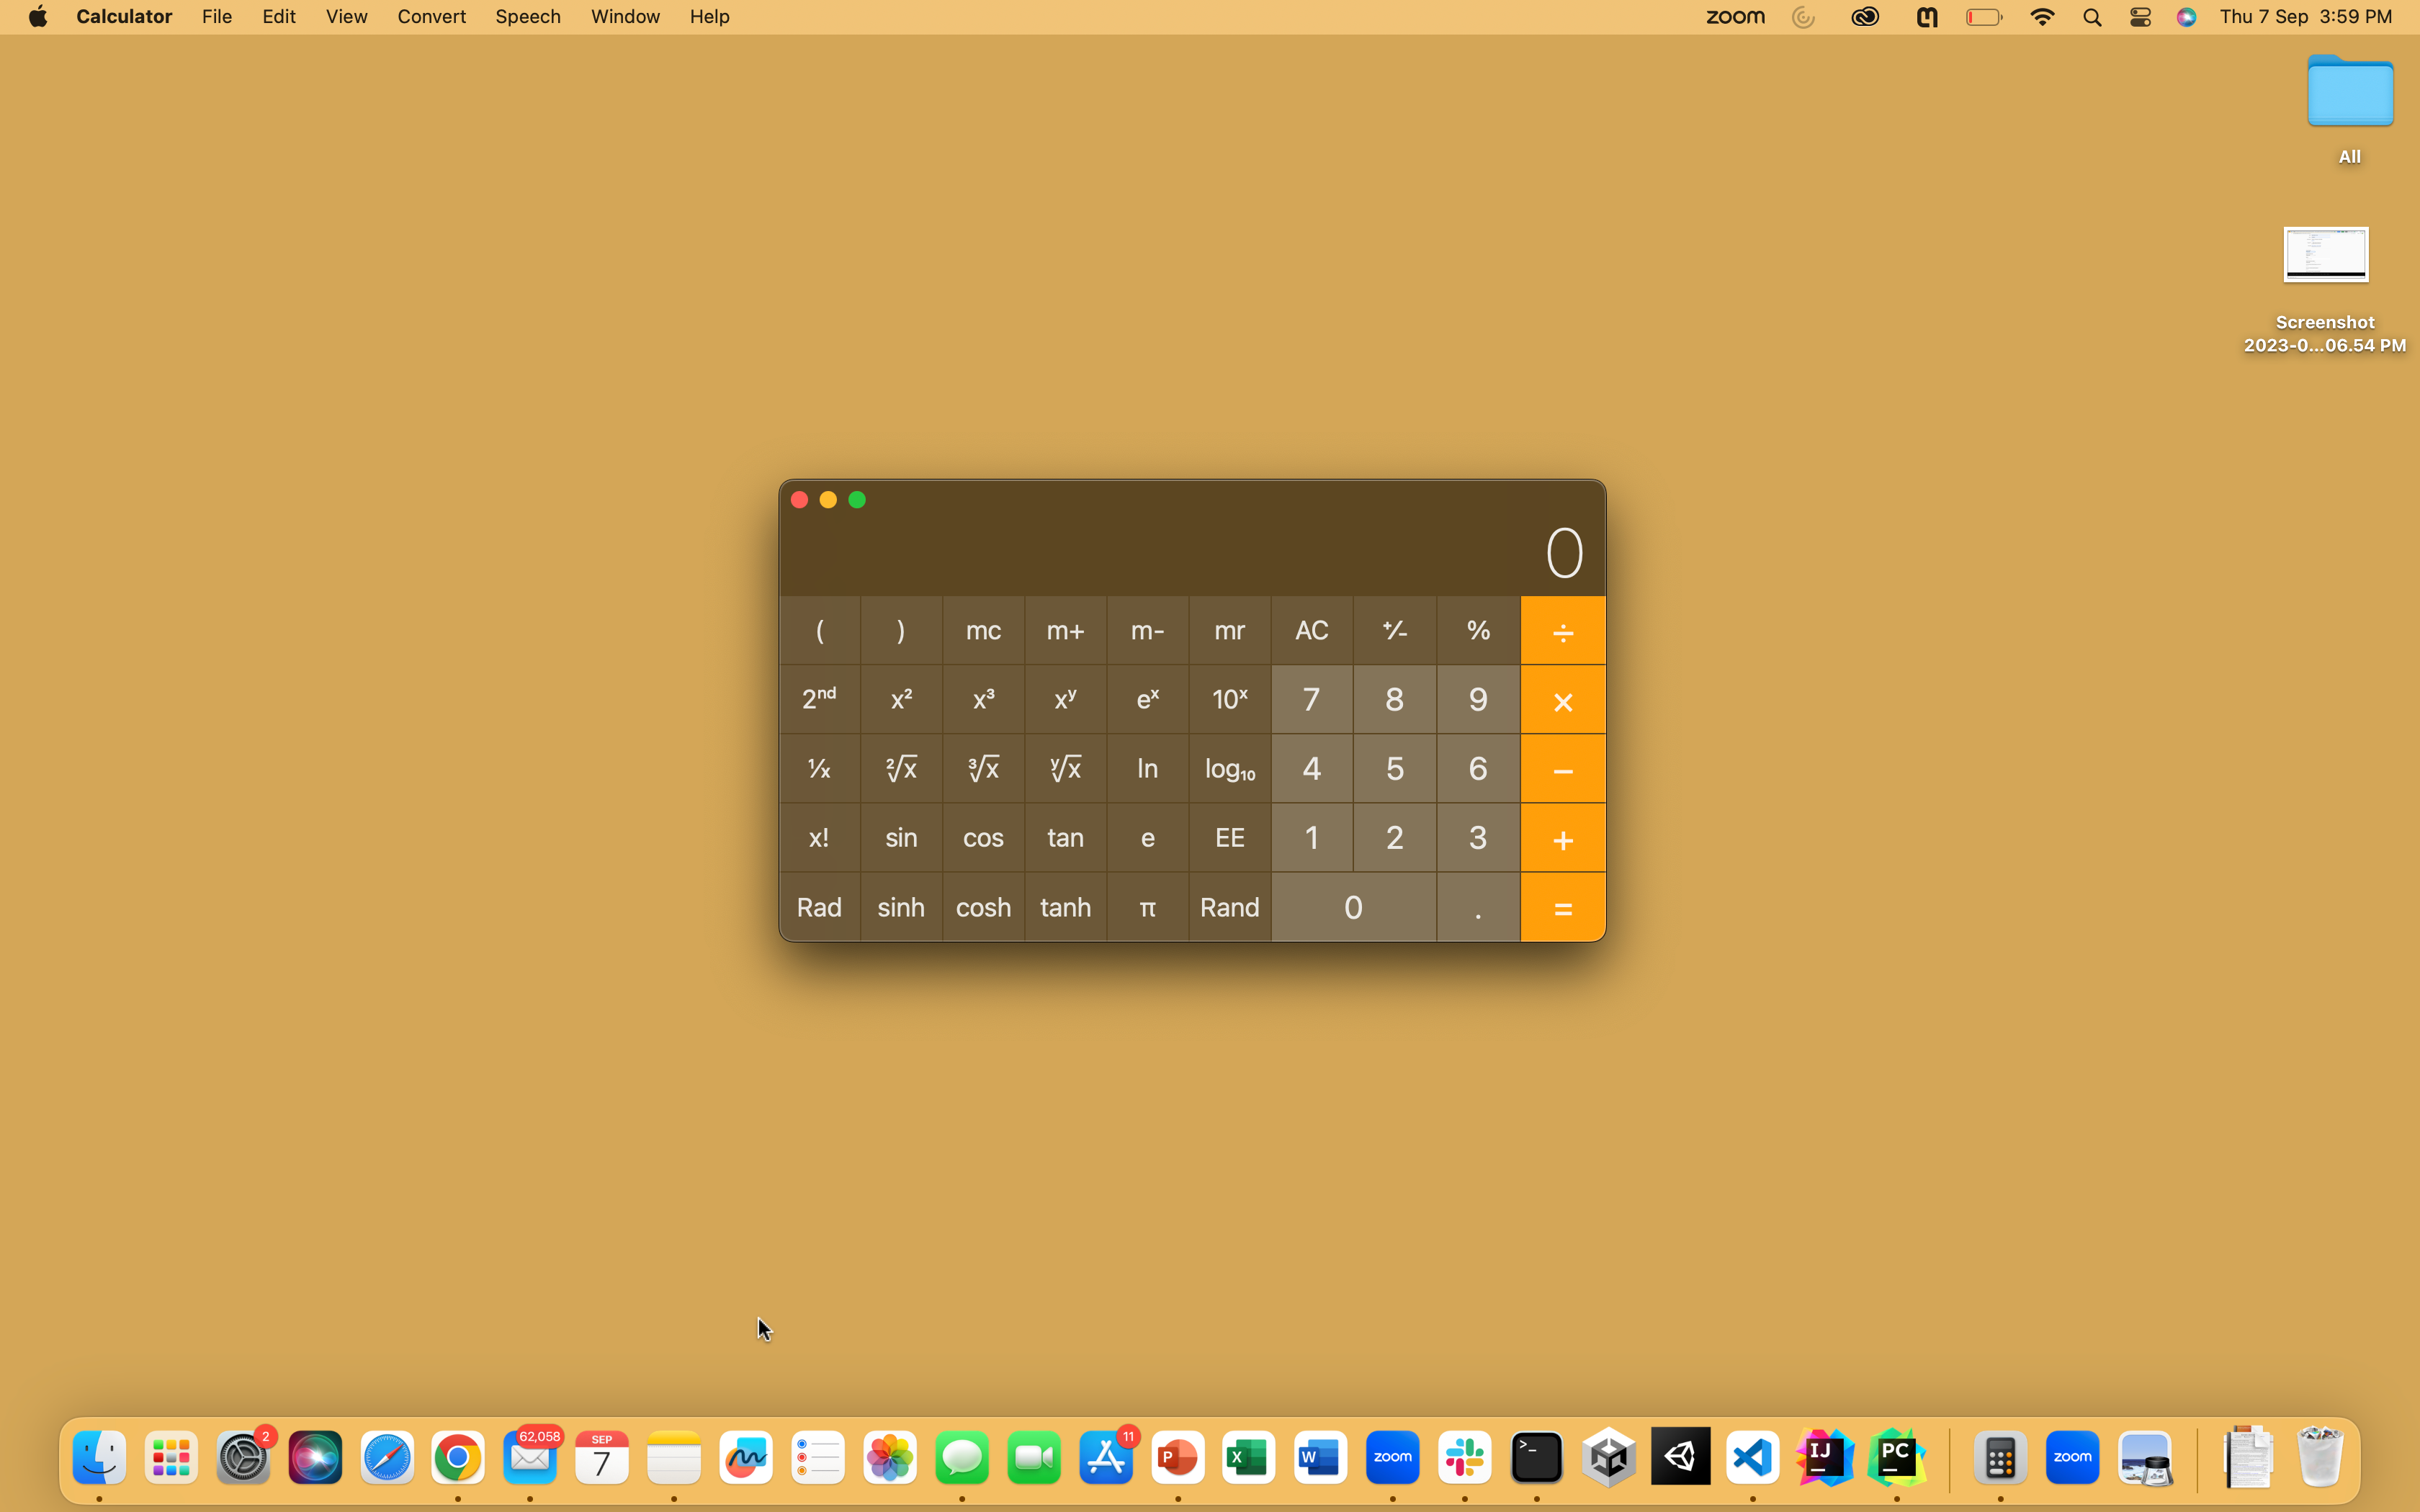 This screenshot has width=2420, height=1512. What do you see at coordinates (1394, 834) in the screenshot?
I see `Determine the cube root of the number 27` at bounding box center [1394, 834].